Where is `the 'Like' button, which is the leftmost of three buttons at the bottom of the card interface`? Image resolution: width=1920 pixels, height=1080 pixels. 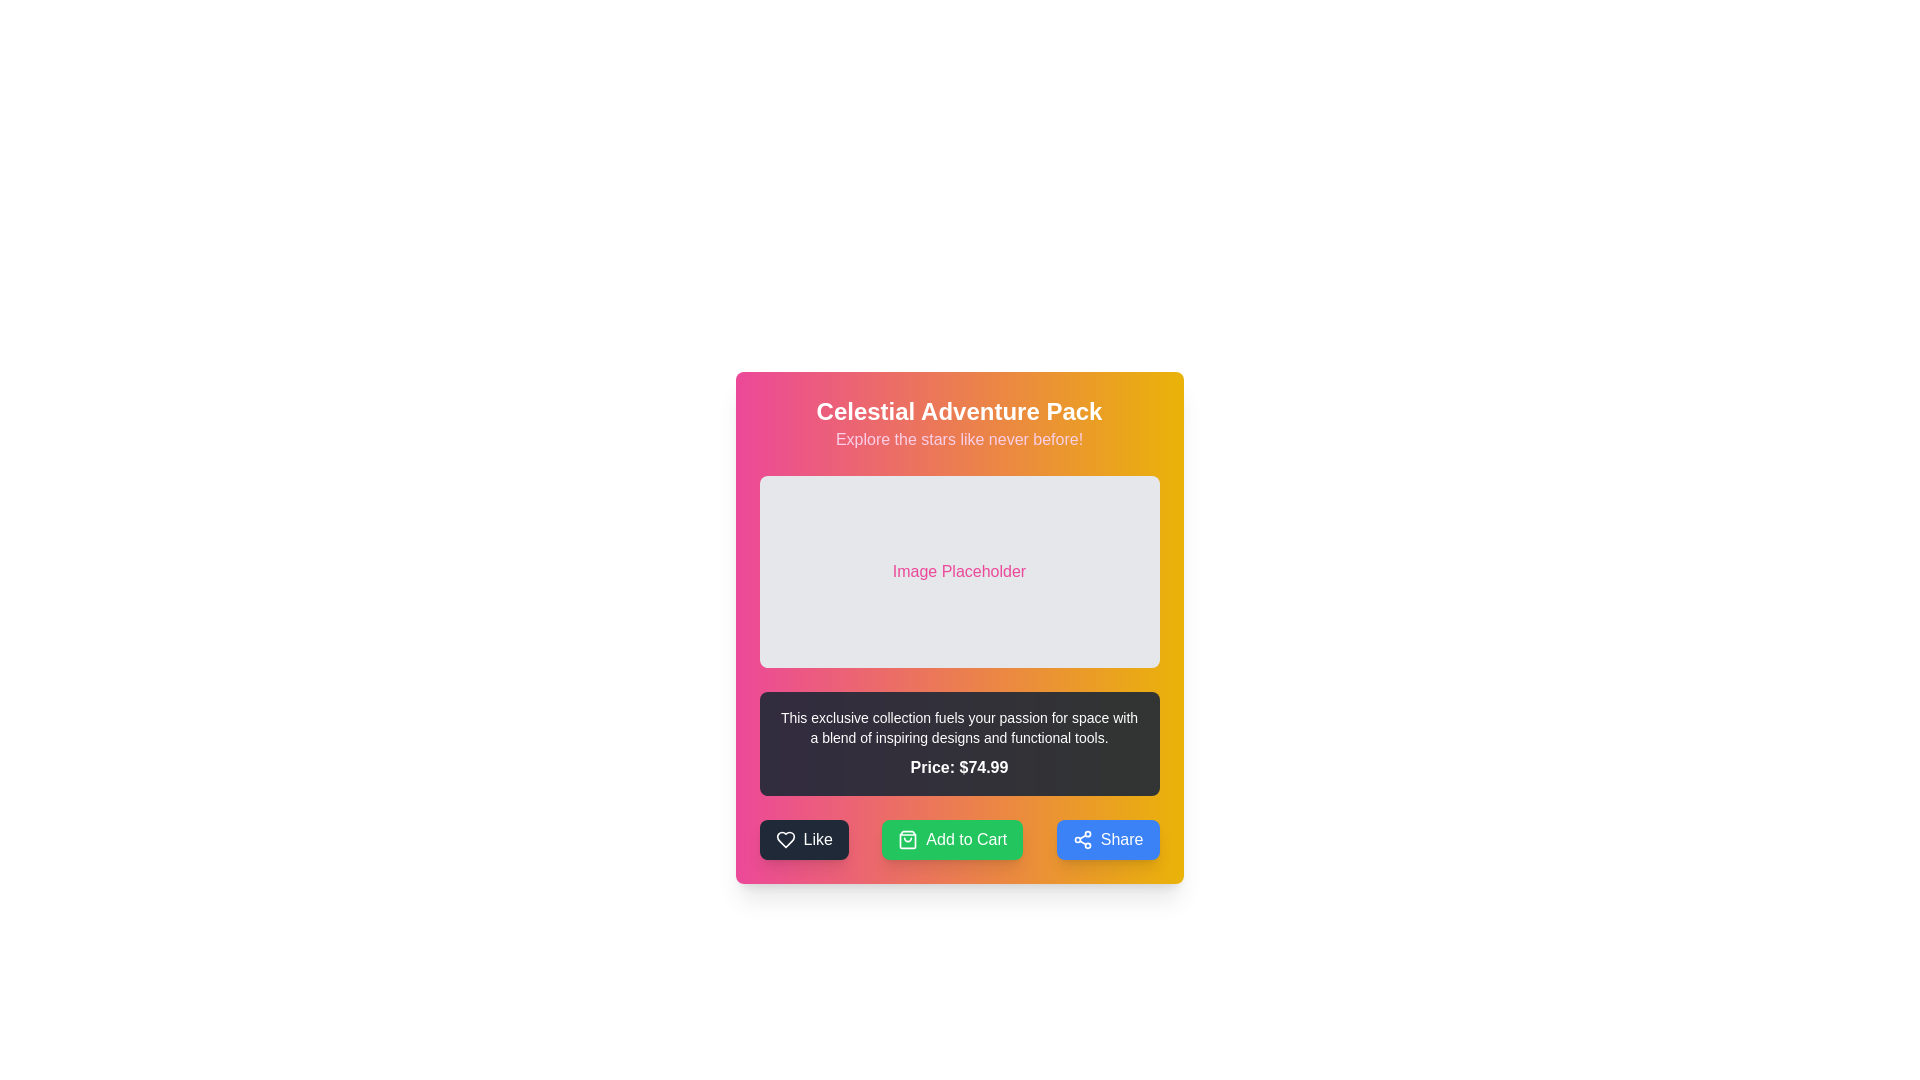
the 'Like' button, which is the leftmost of three buttons at the bottom of the card interface is located at coordinates (804, 840).